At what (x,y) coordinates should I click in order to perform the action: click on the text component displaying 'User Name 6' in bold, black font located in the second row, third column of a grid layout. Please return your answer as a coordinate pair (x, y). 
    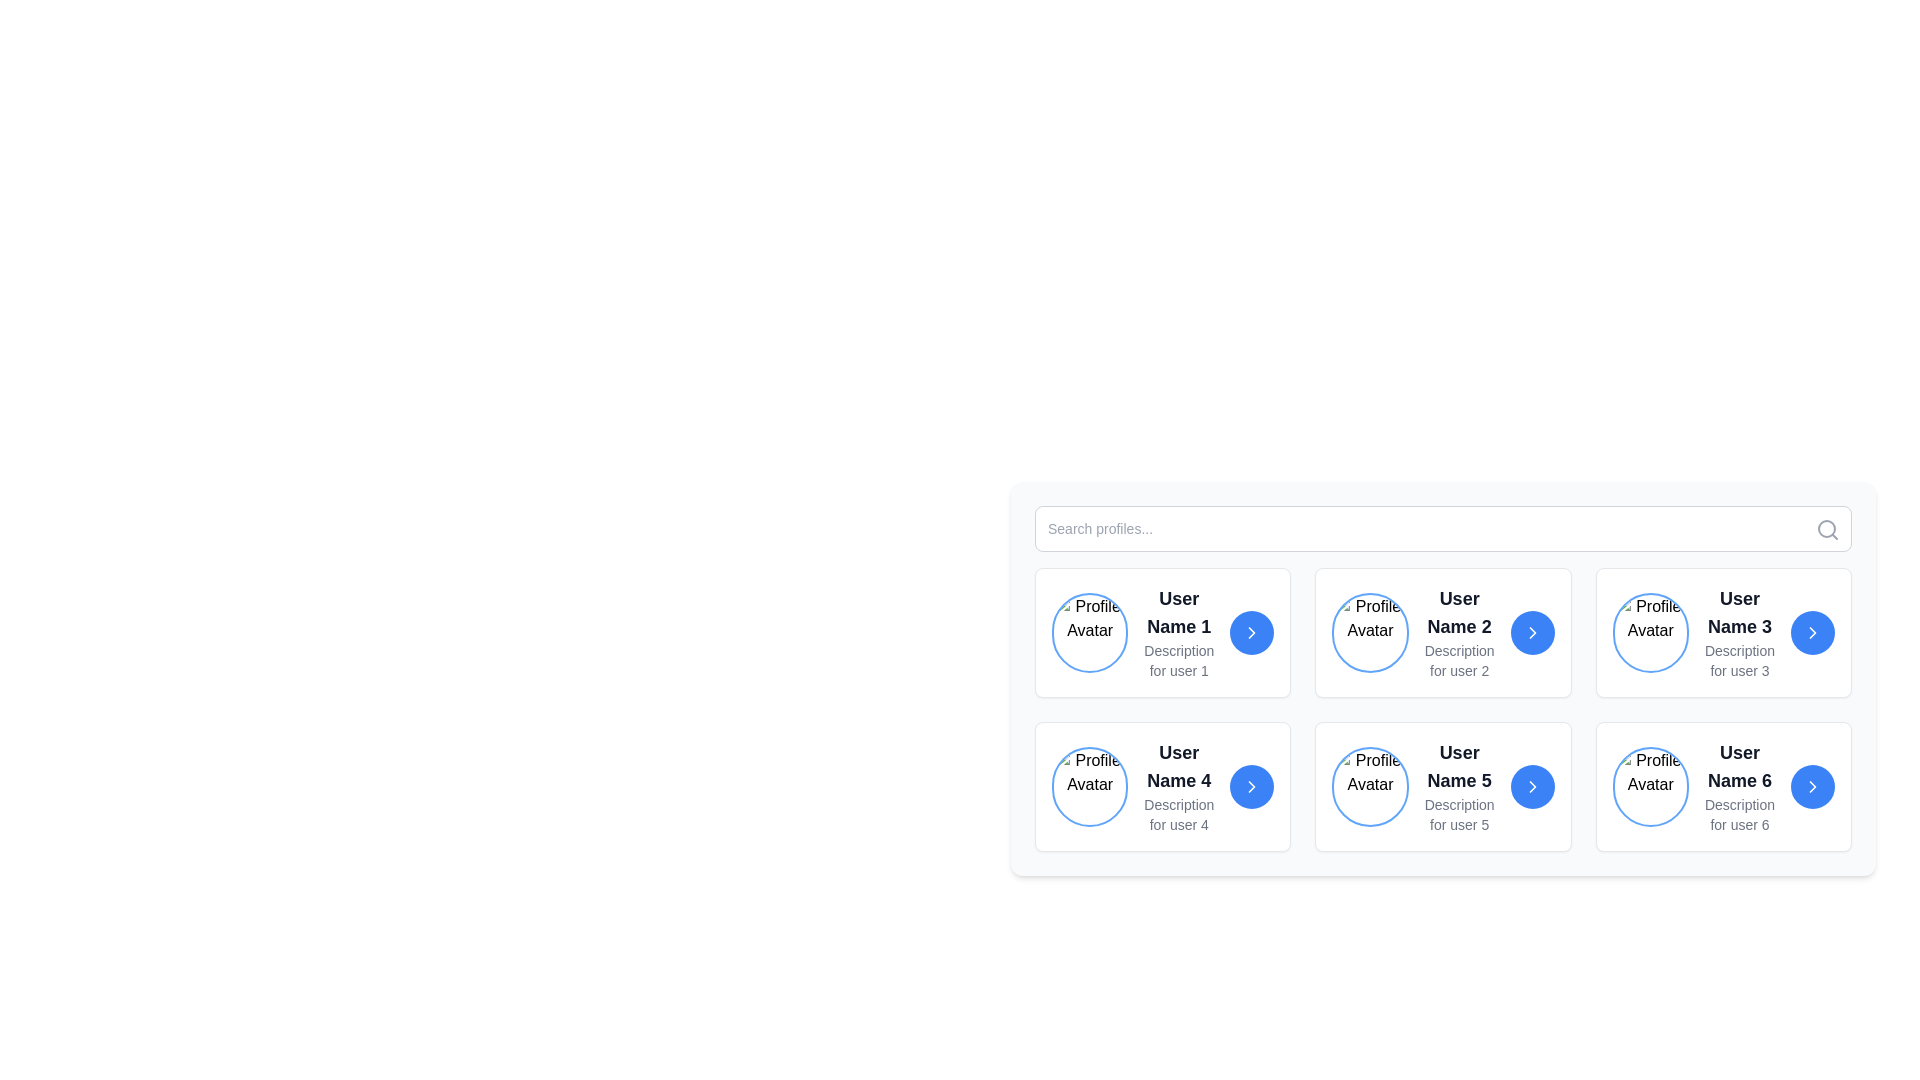
    Looking at the image, I should click on (1738, 766).